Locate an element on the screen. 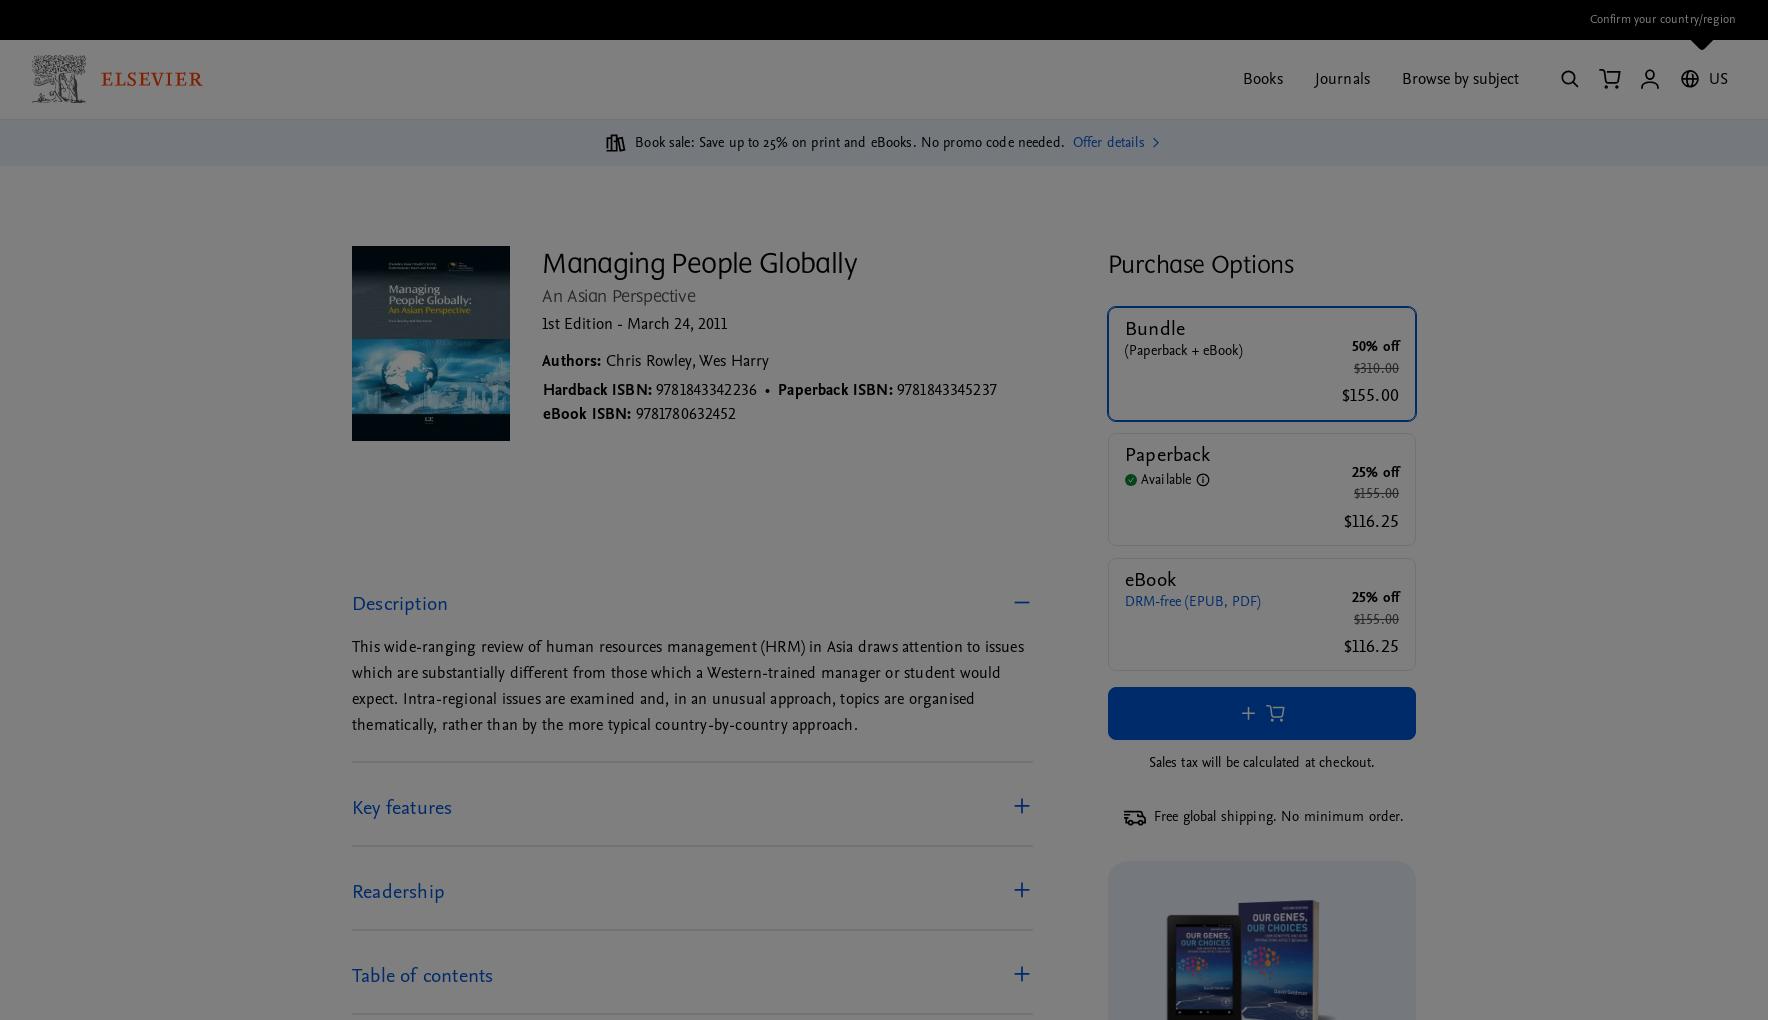 This screenshot has width=1768, height=1020. 'US' is located at coordinates (1718, 78).